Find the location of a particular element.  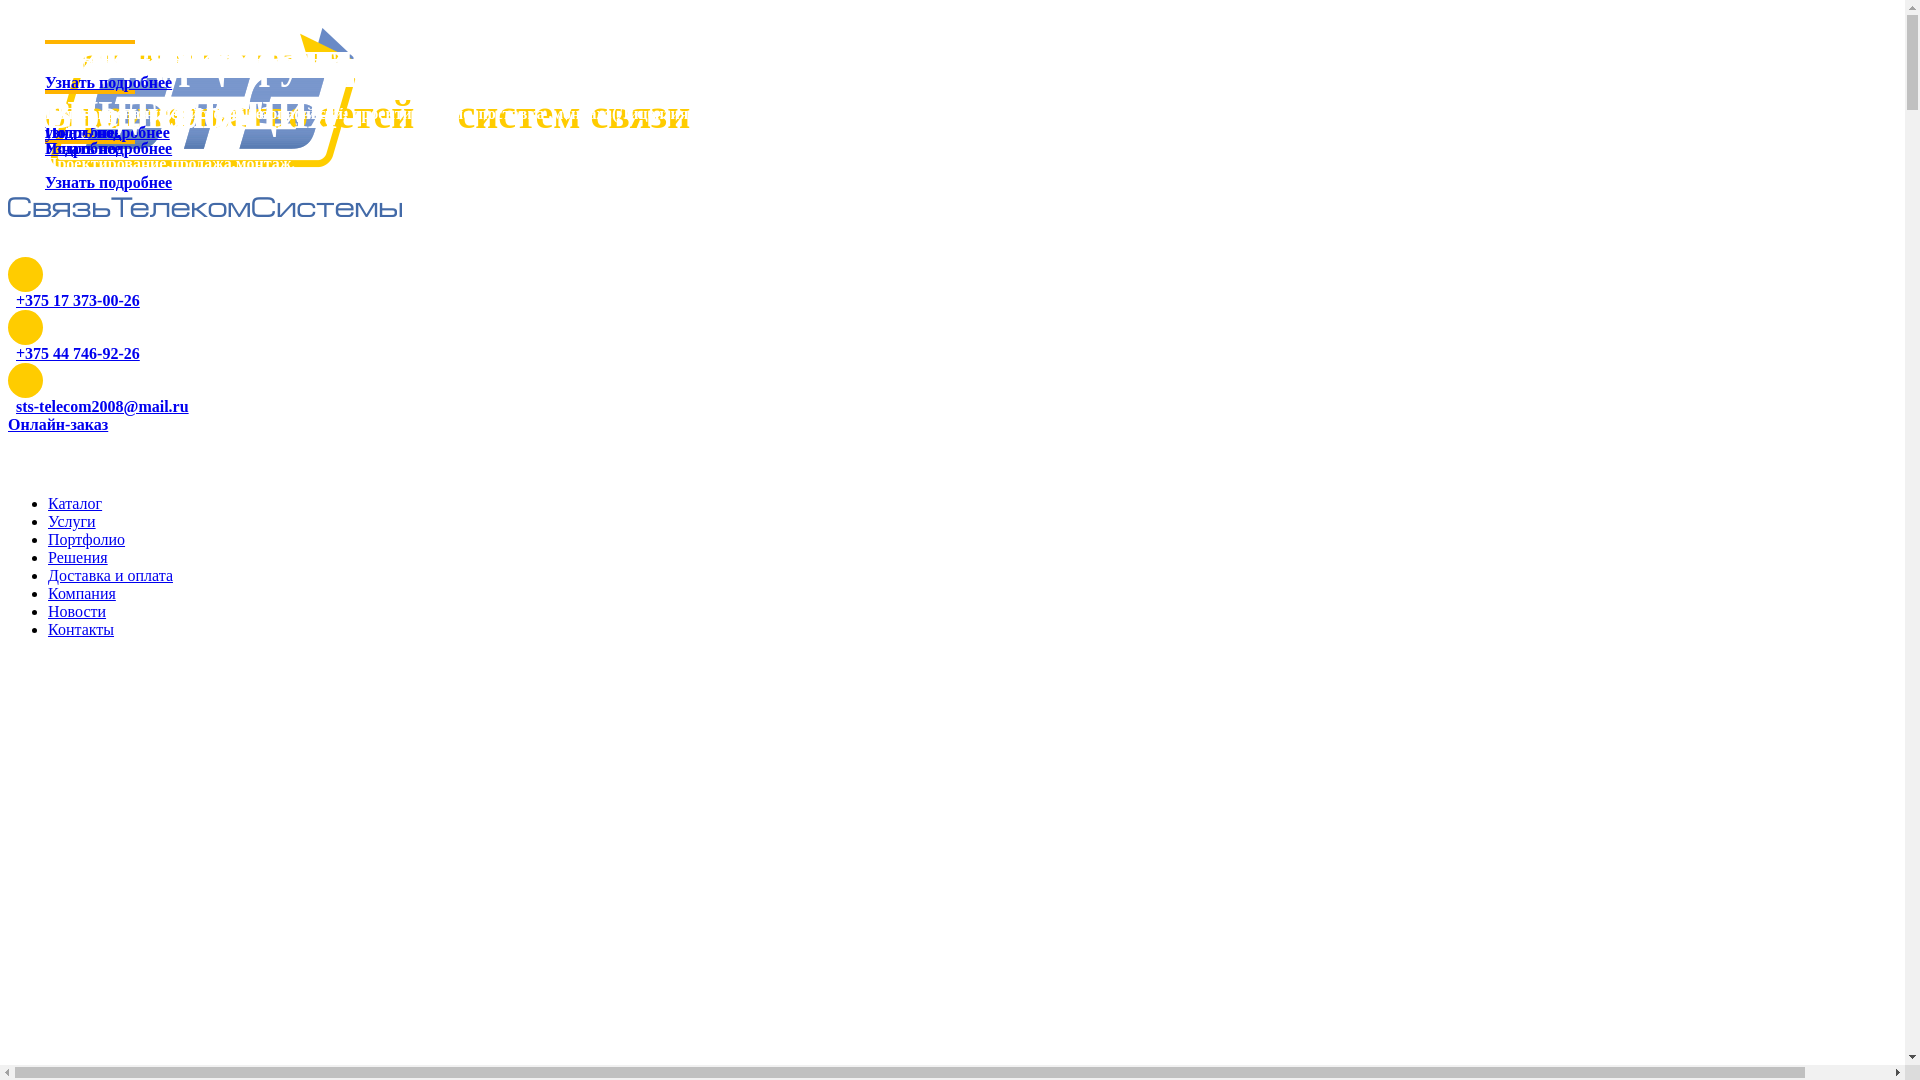

'+375 44 746-92-26' is located at coordinates (77, 352).